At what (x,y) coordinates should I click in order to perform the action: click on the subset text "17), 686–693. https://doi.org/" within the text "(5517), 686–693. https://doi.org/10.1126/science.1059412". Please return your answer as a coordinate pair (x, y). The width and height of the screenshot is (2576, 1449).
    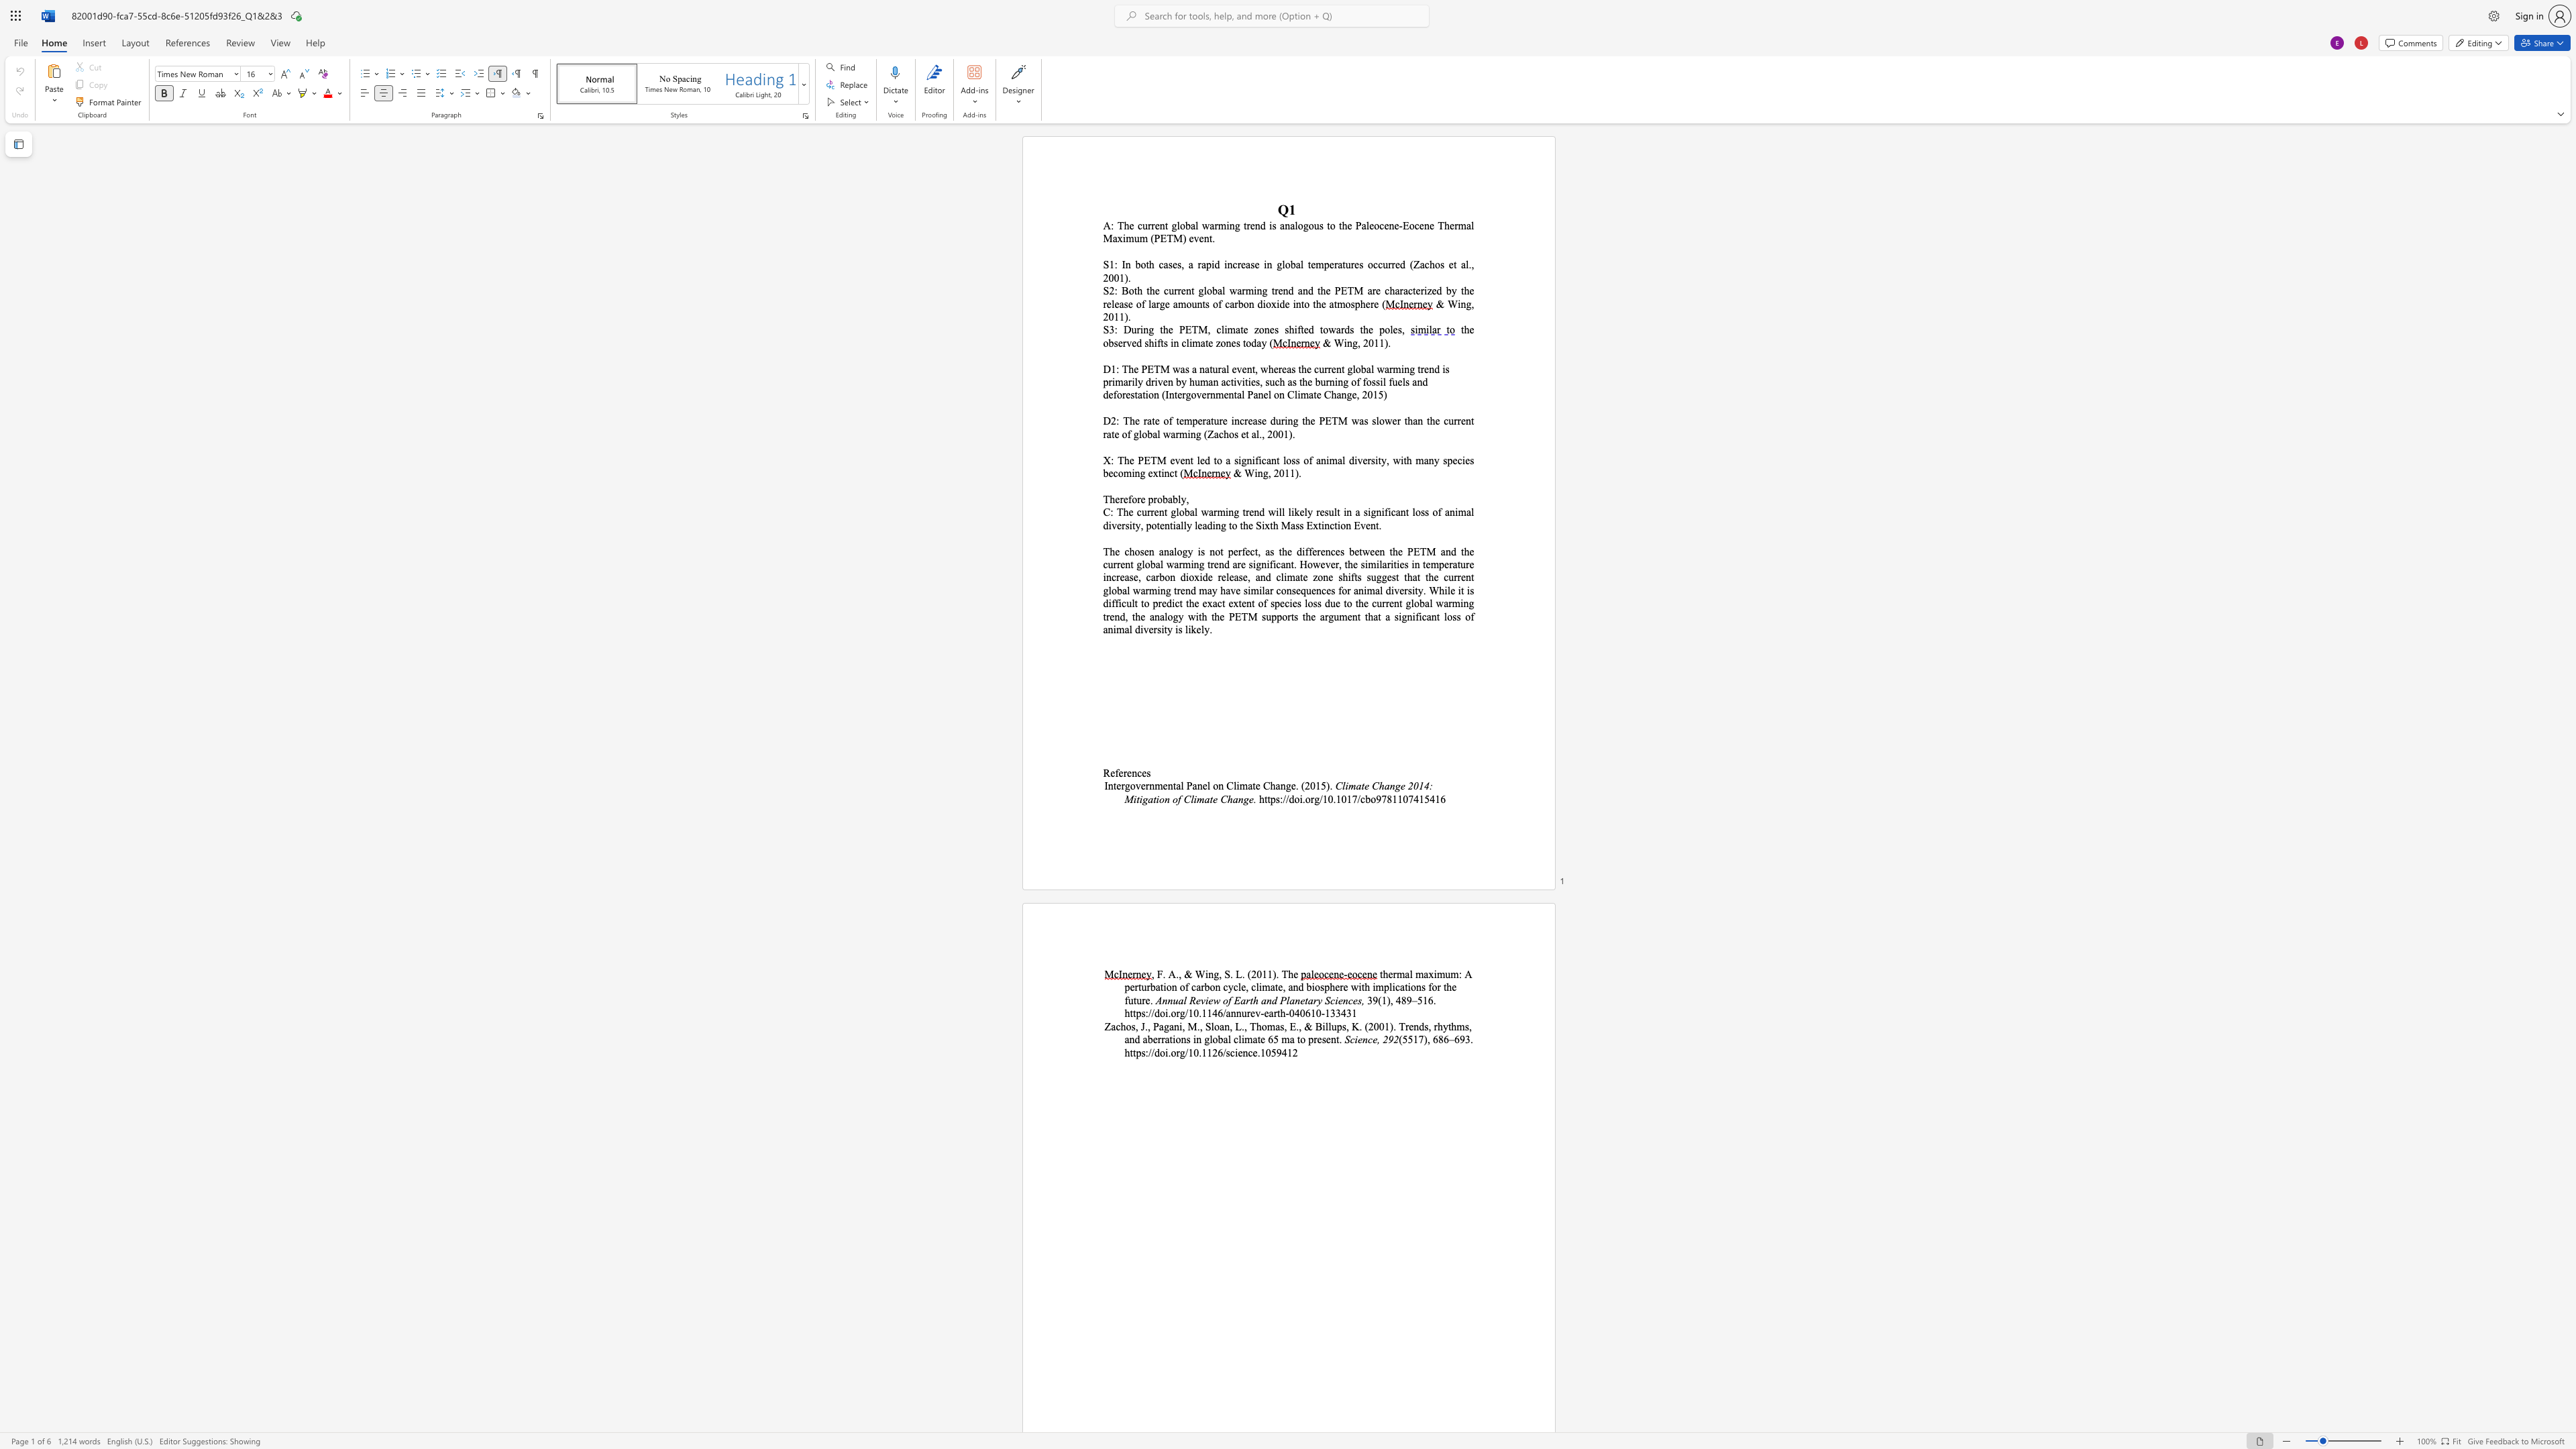
    Looking at the image, I should click on (1412, 1039).